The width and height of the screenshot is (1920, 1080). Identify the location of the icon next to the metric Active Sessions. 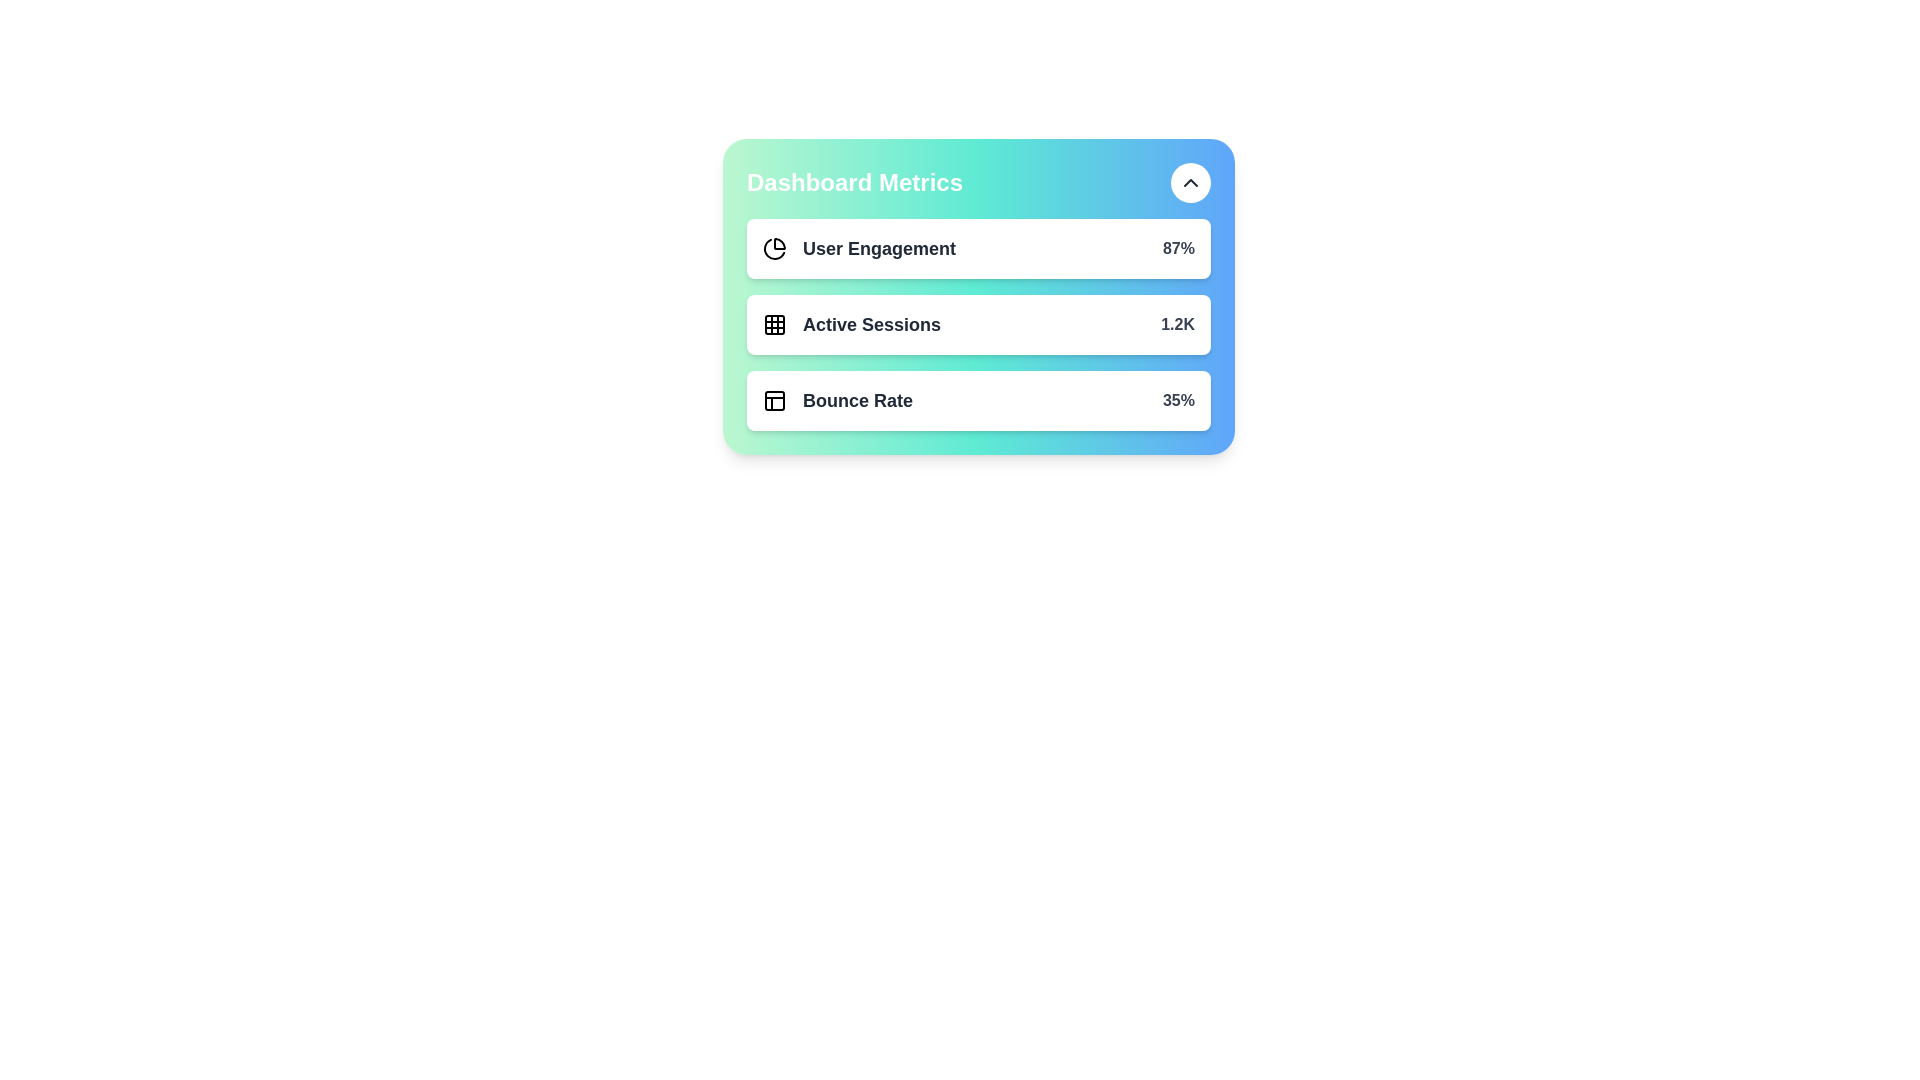
(773, 323).